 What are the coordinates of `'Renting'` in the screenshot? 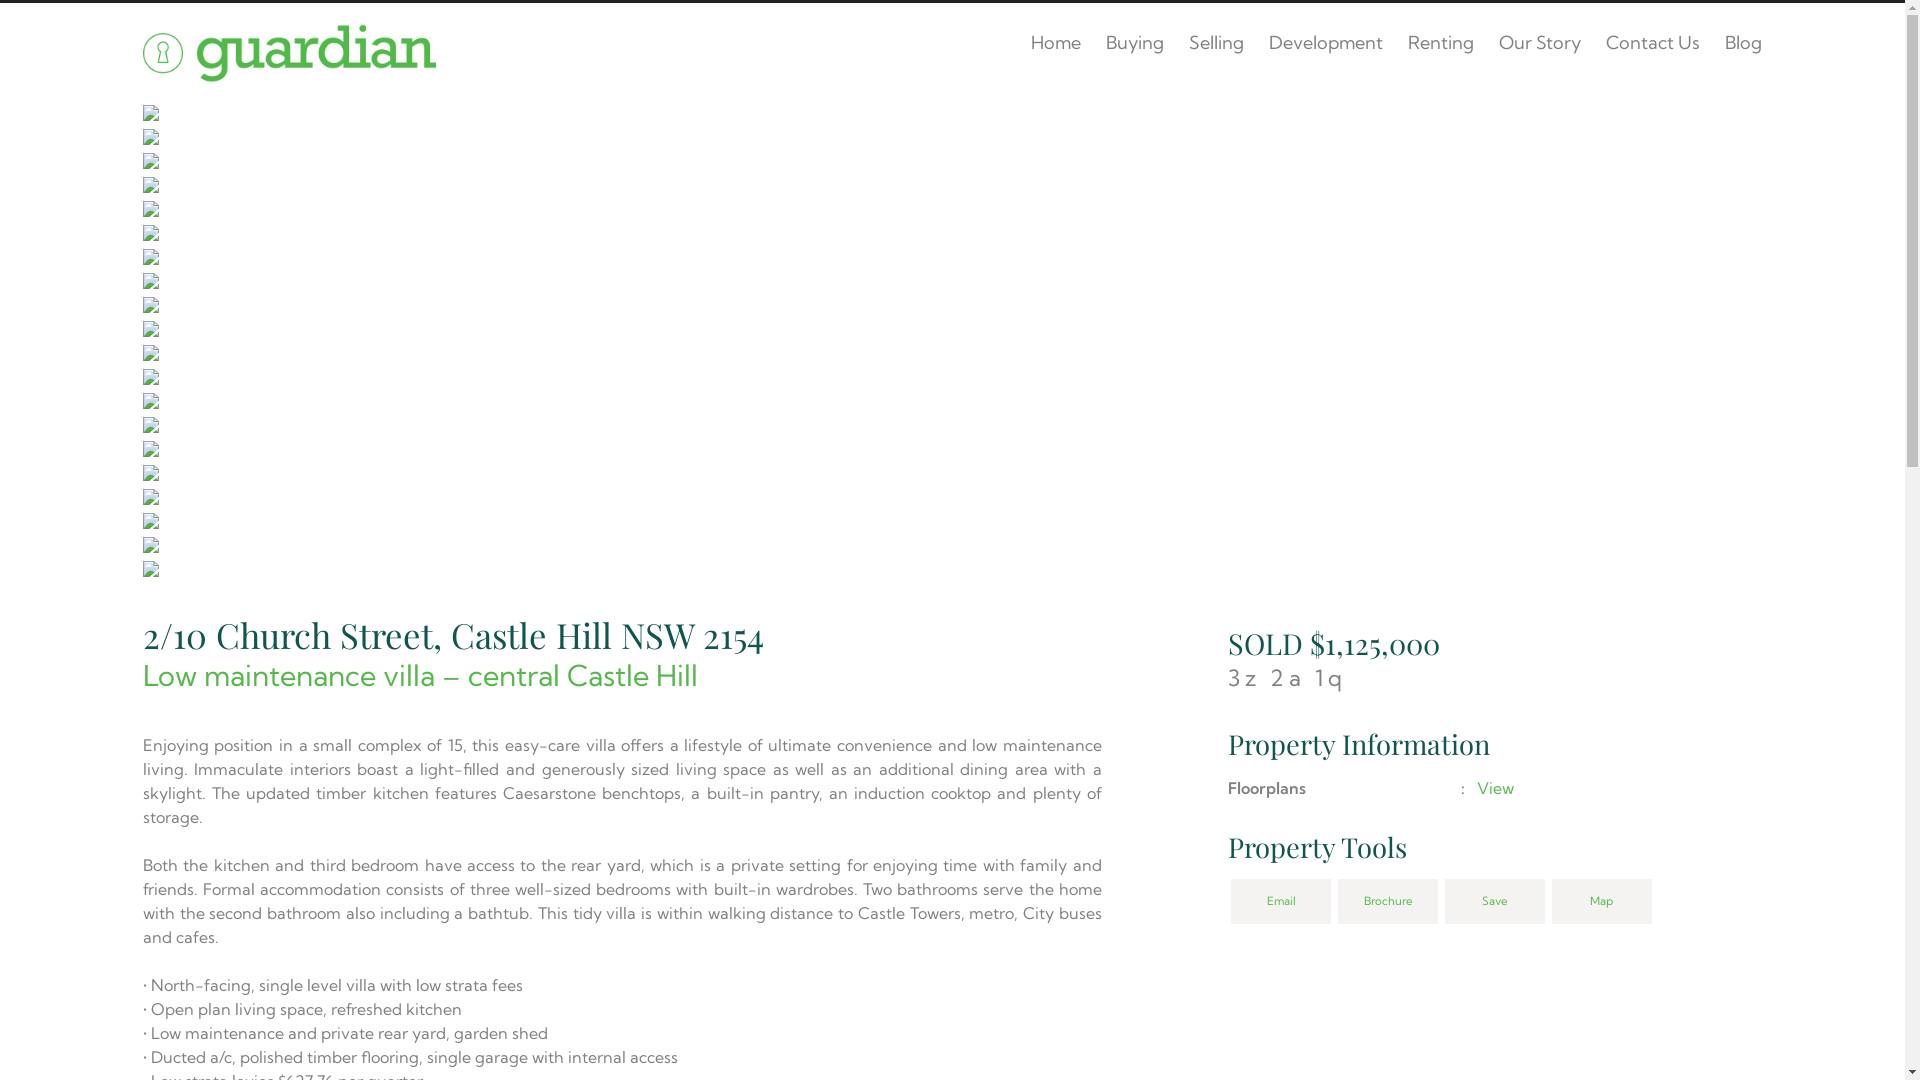 It's located at (1440, 42).